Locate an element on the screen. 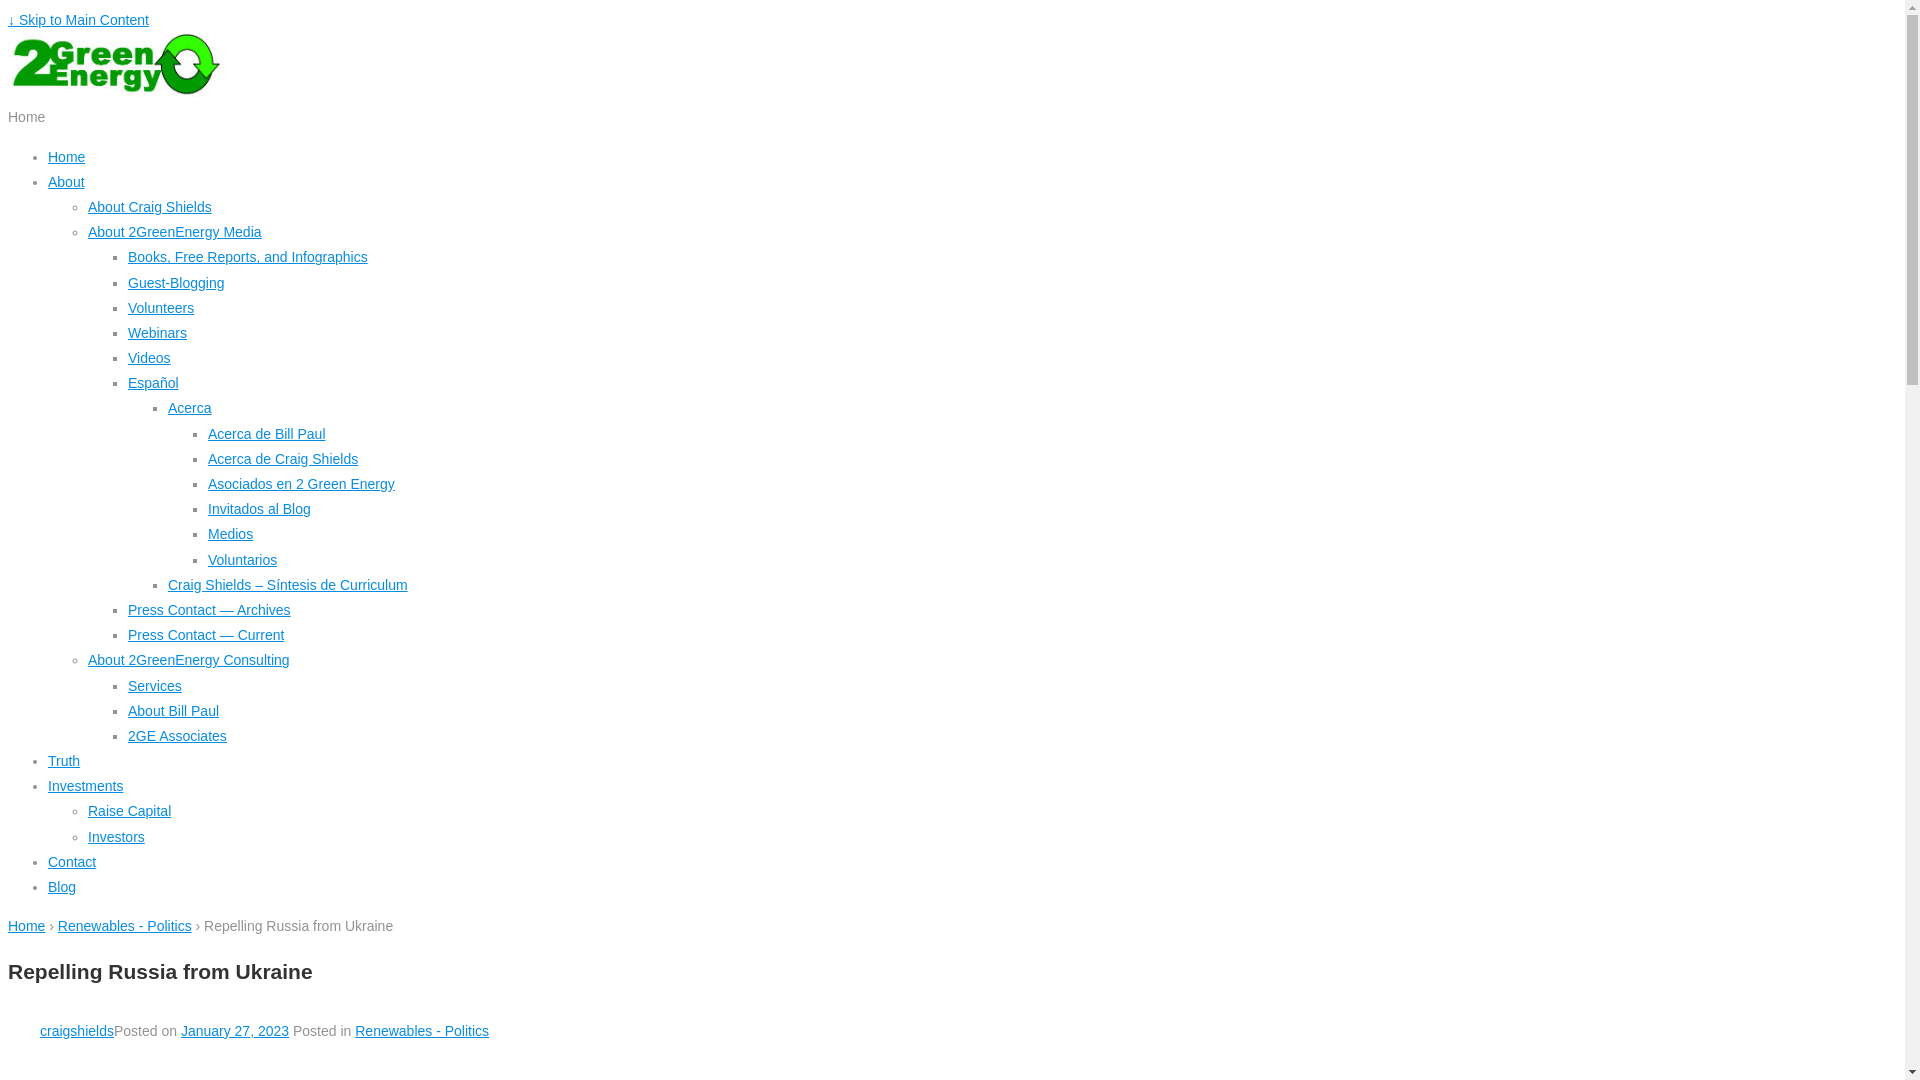 This screenshot has height=1080, width=1920. 'Acerca' is located at coordinates (190, 407).